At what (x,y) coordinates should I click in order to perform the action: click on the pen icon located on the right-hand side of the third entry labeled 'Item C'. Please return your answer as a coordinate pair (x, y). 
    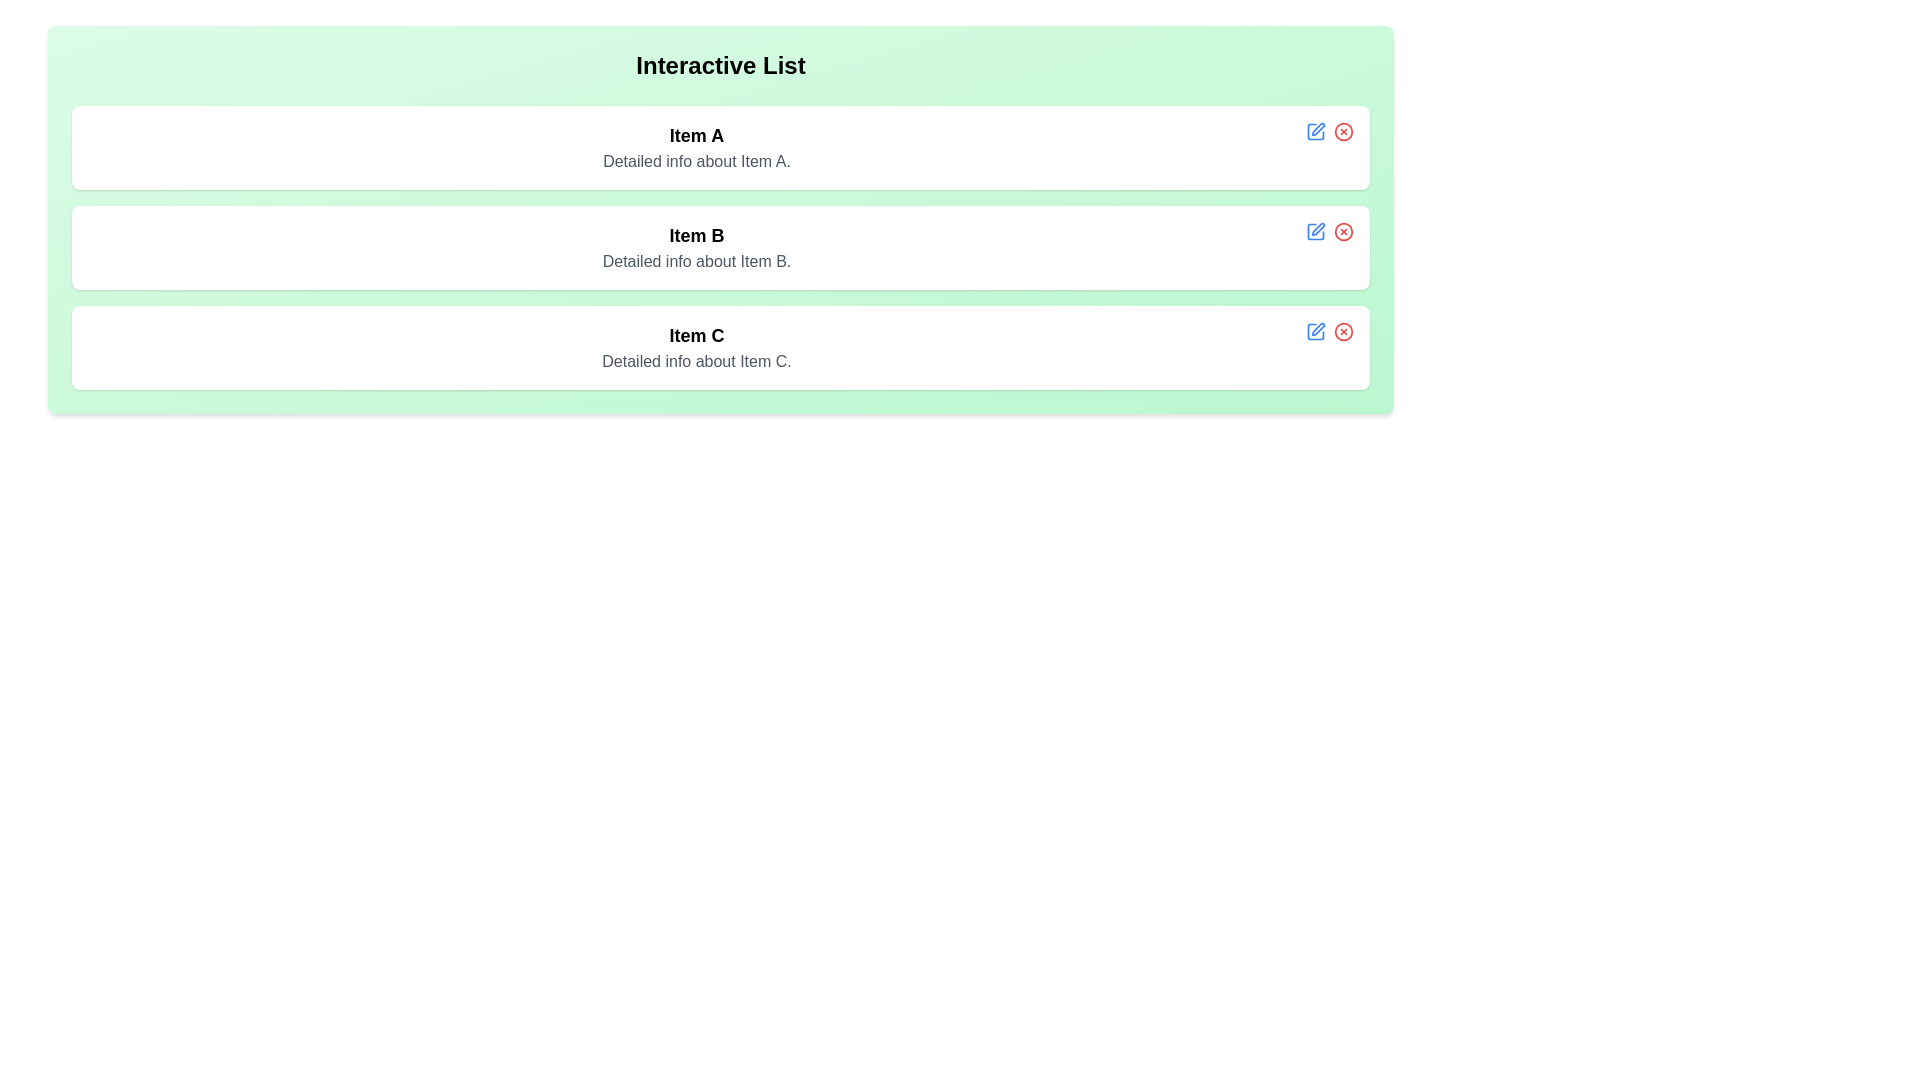
    Looking at the image, I should click on (1315, 330).